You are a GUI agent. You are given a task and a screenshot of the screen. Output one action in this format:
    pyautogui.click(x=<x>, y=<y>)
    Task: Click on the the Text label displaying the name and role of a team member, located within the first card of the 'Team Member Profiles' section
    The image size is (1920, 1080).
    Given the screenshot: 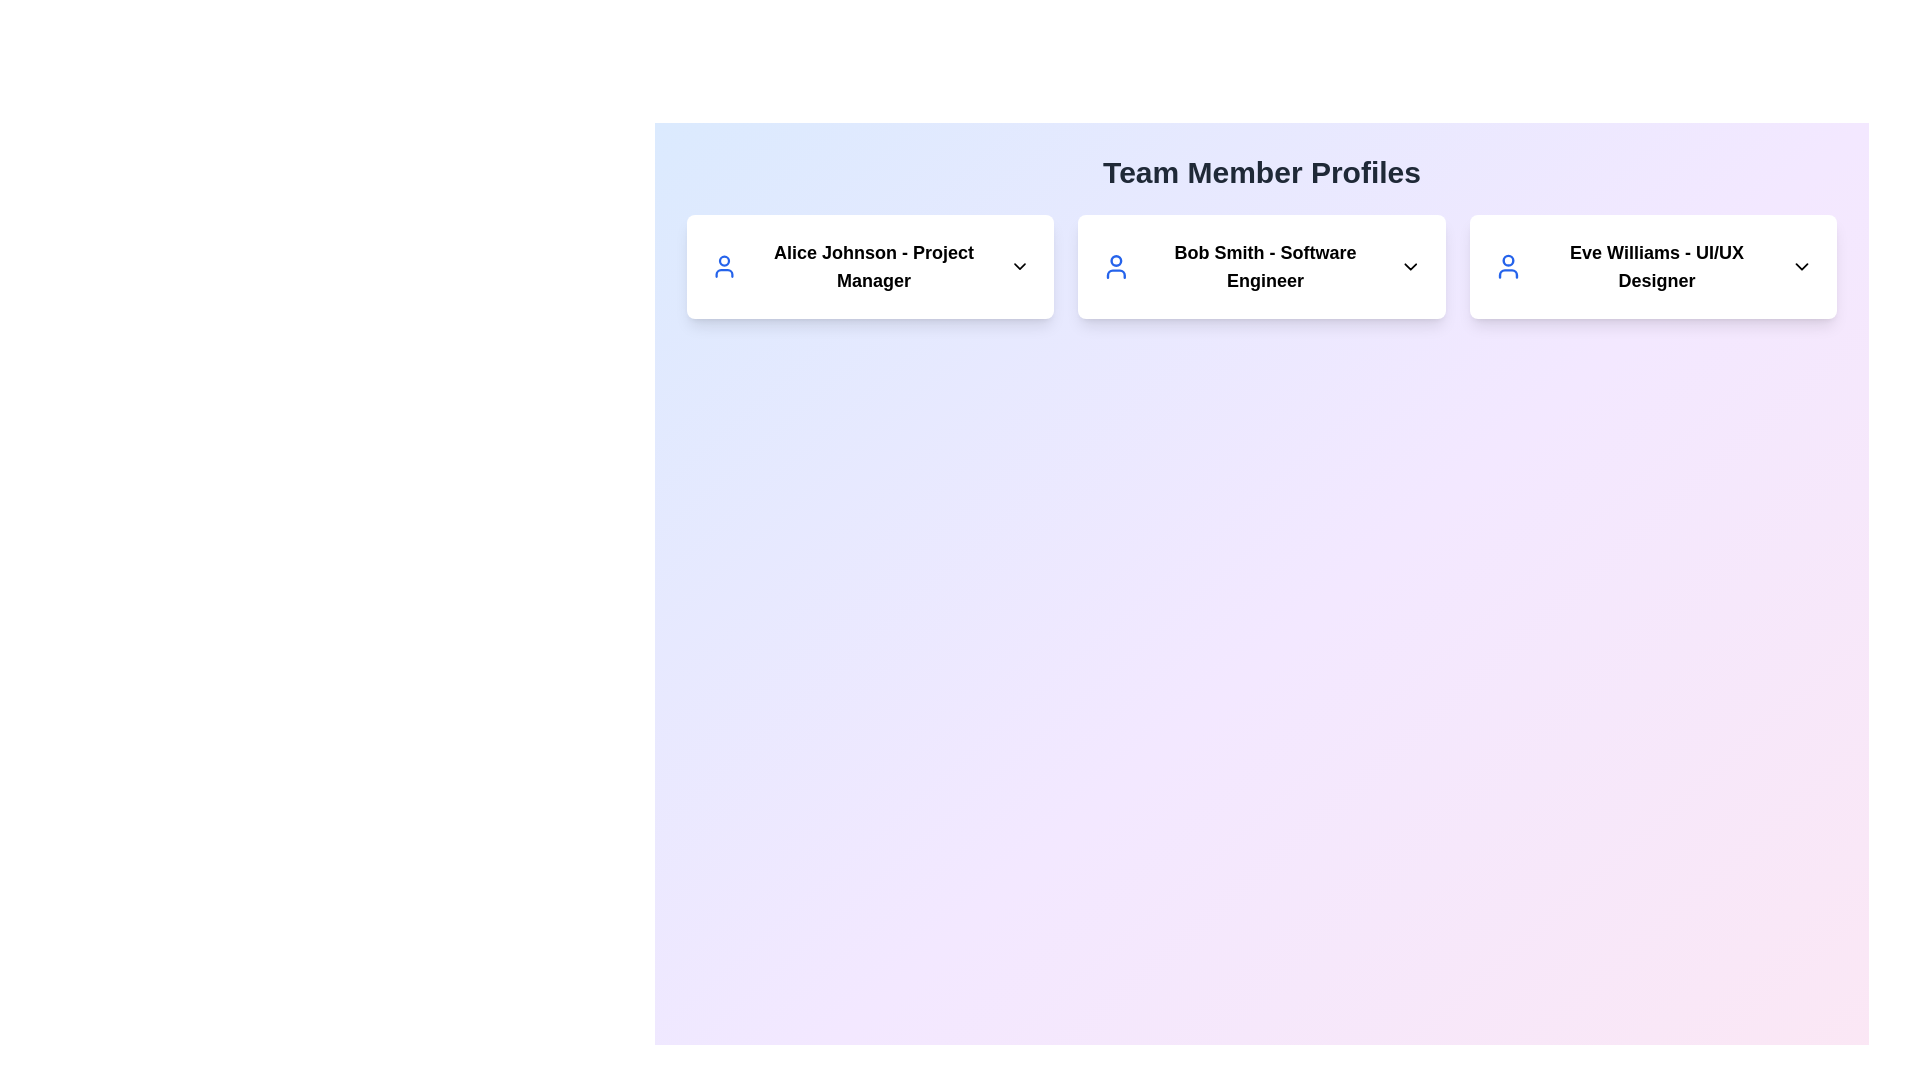 What is the action you would take?
    pyautogui.click(x=870, y=265)
    